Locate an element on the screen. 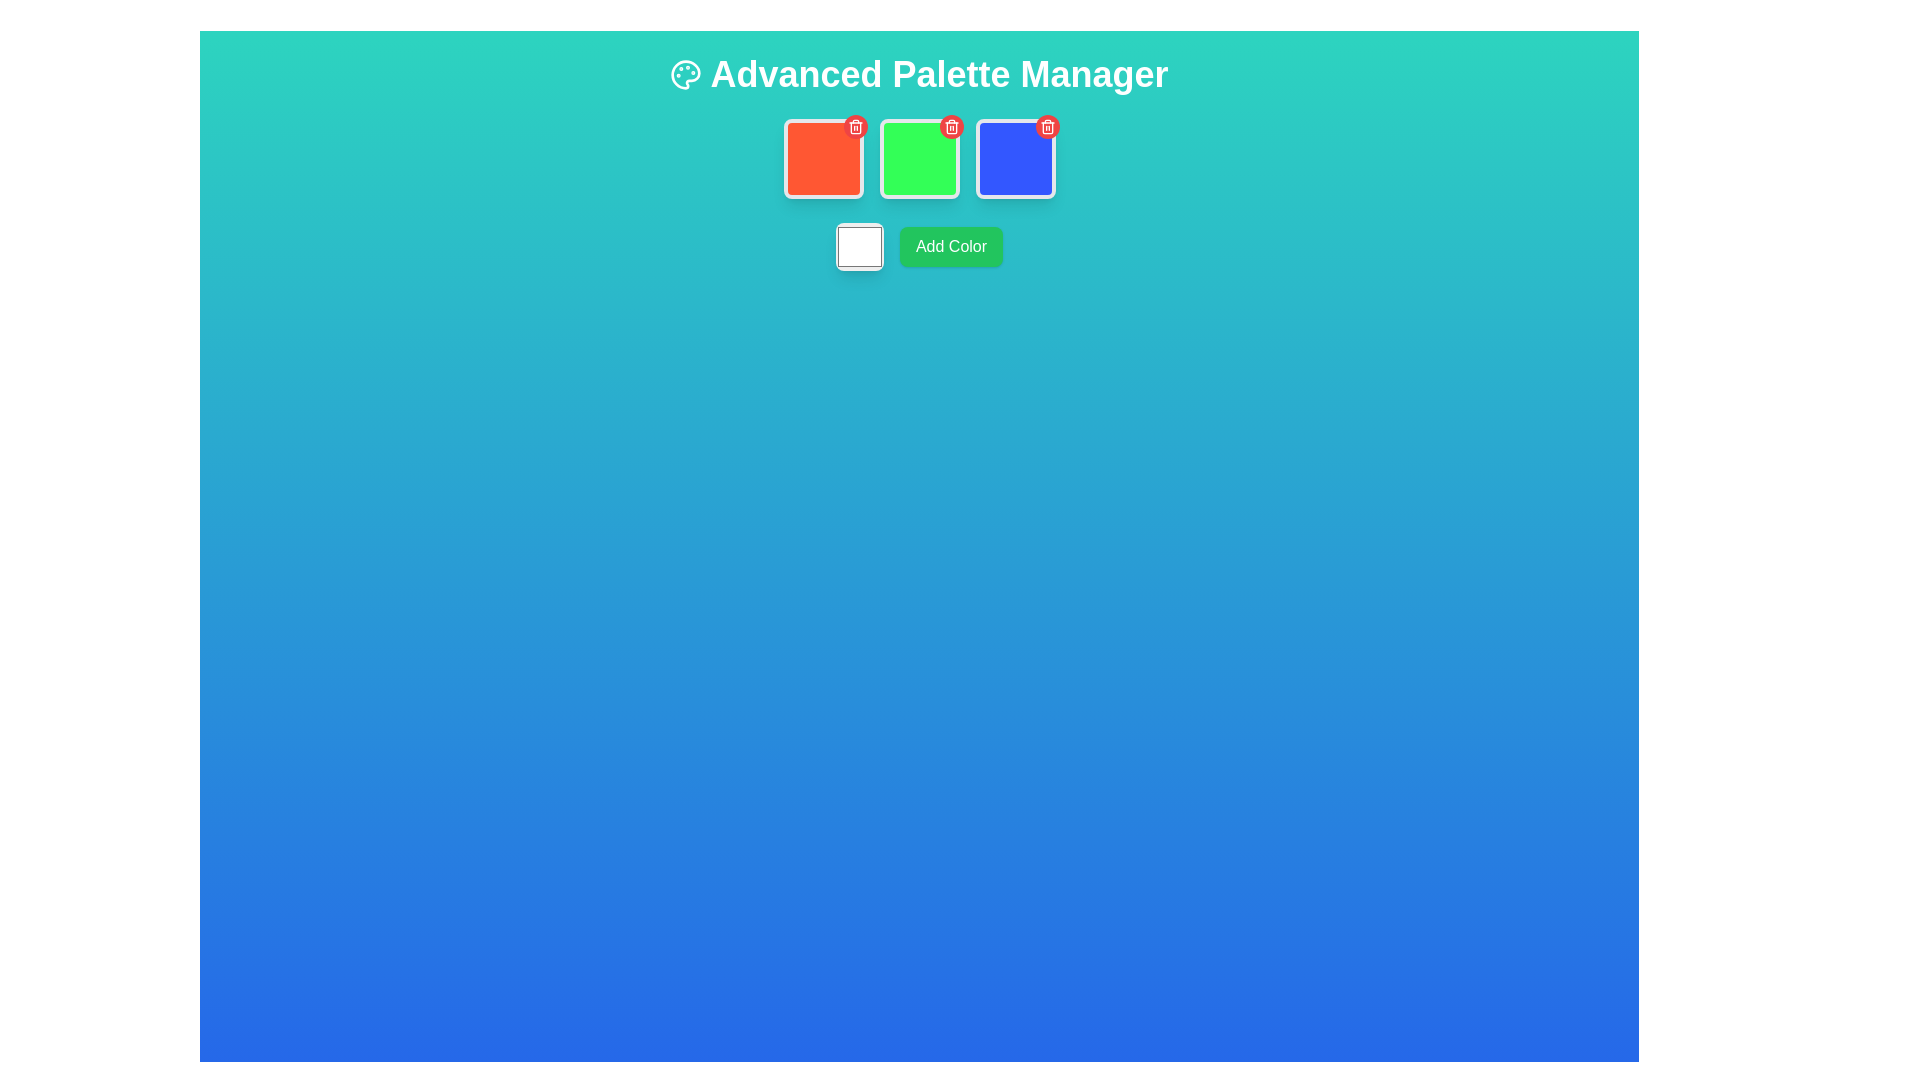 The width and height of the screenshot is (1920, 1080). the painter's palette icon located to the left of 'Advanced Palette Manager' in the title header section is located at coordinates (686, 73).